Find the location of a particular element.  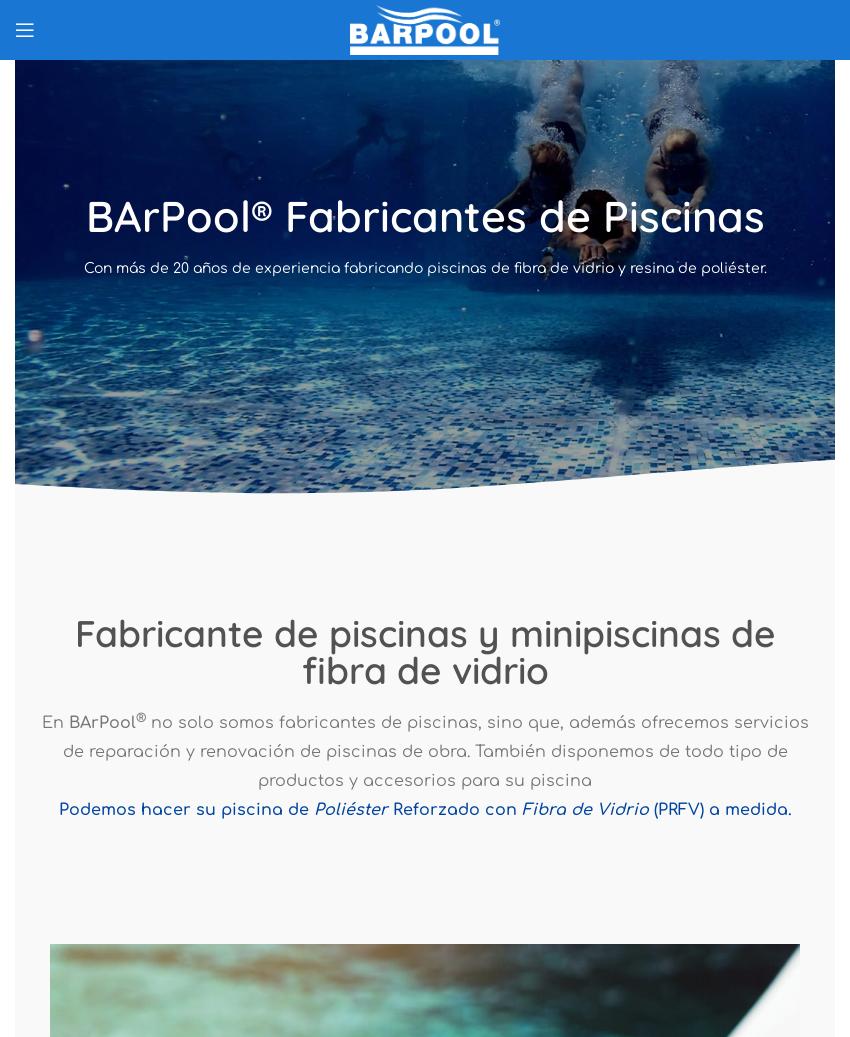

'(PRFV) a medida.' is located at coordinates (718, 808).